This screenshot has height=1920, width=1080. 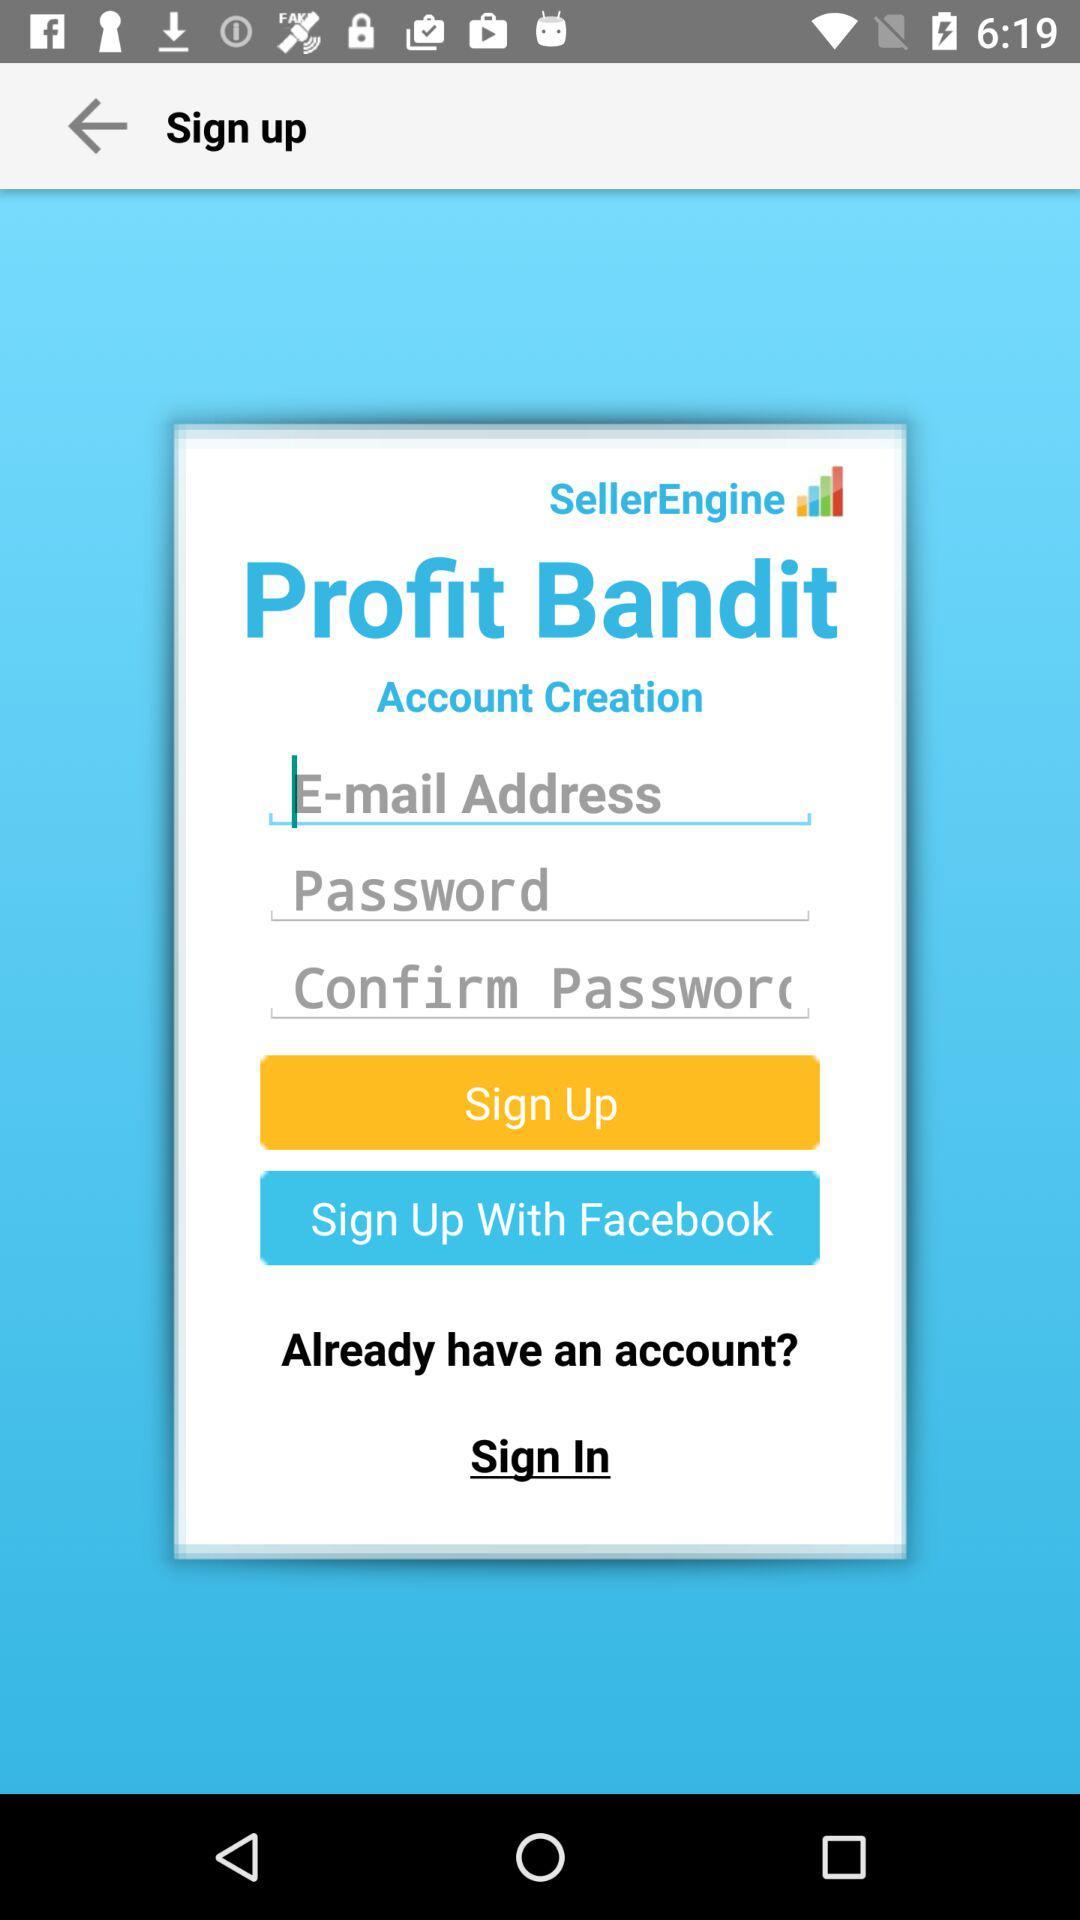 What do you see at coordinates (540, 791) in the screenshot?
I see `textbox for mail` at bounding box center [540, 791].